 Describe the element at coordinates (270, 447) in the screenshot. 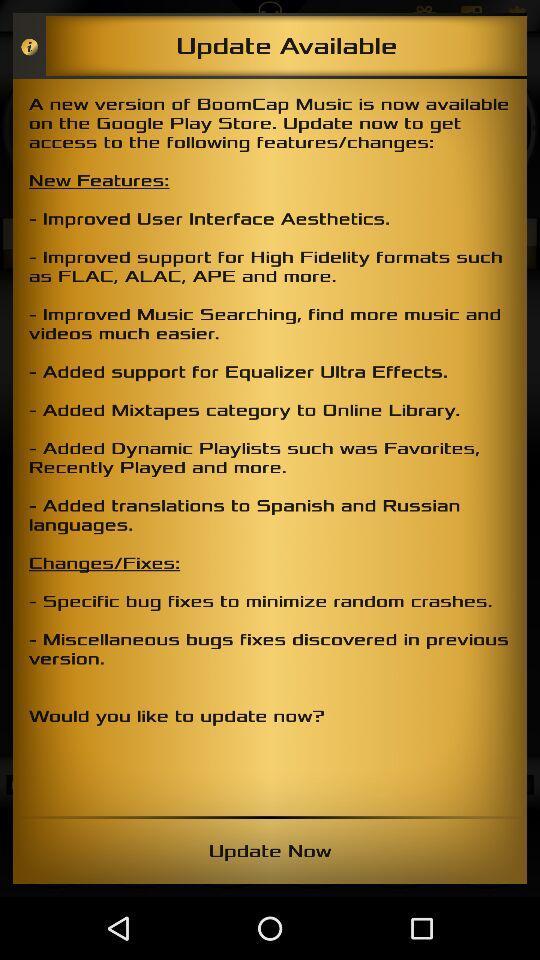

I see `the a new version` at that location.